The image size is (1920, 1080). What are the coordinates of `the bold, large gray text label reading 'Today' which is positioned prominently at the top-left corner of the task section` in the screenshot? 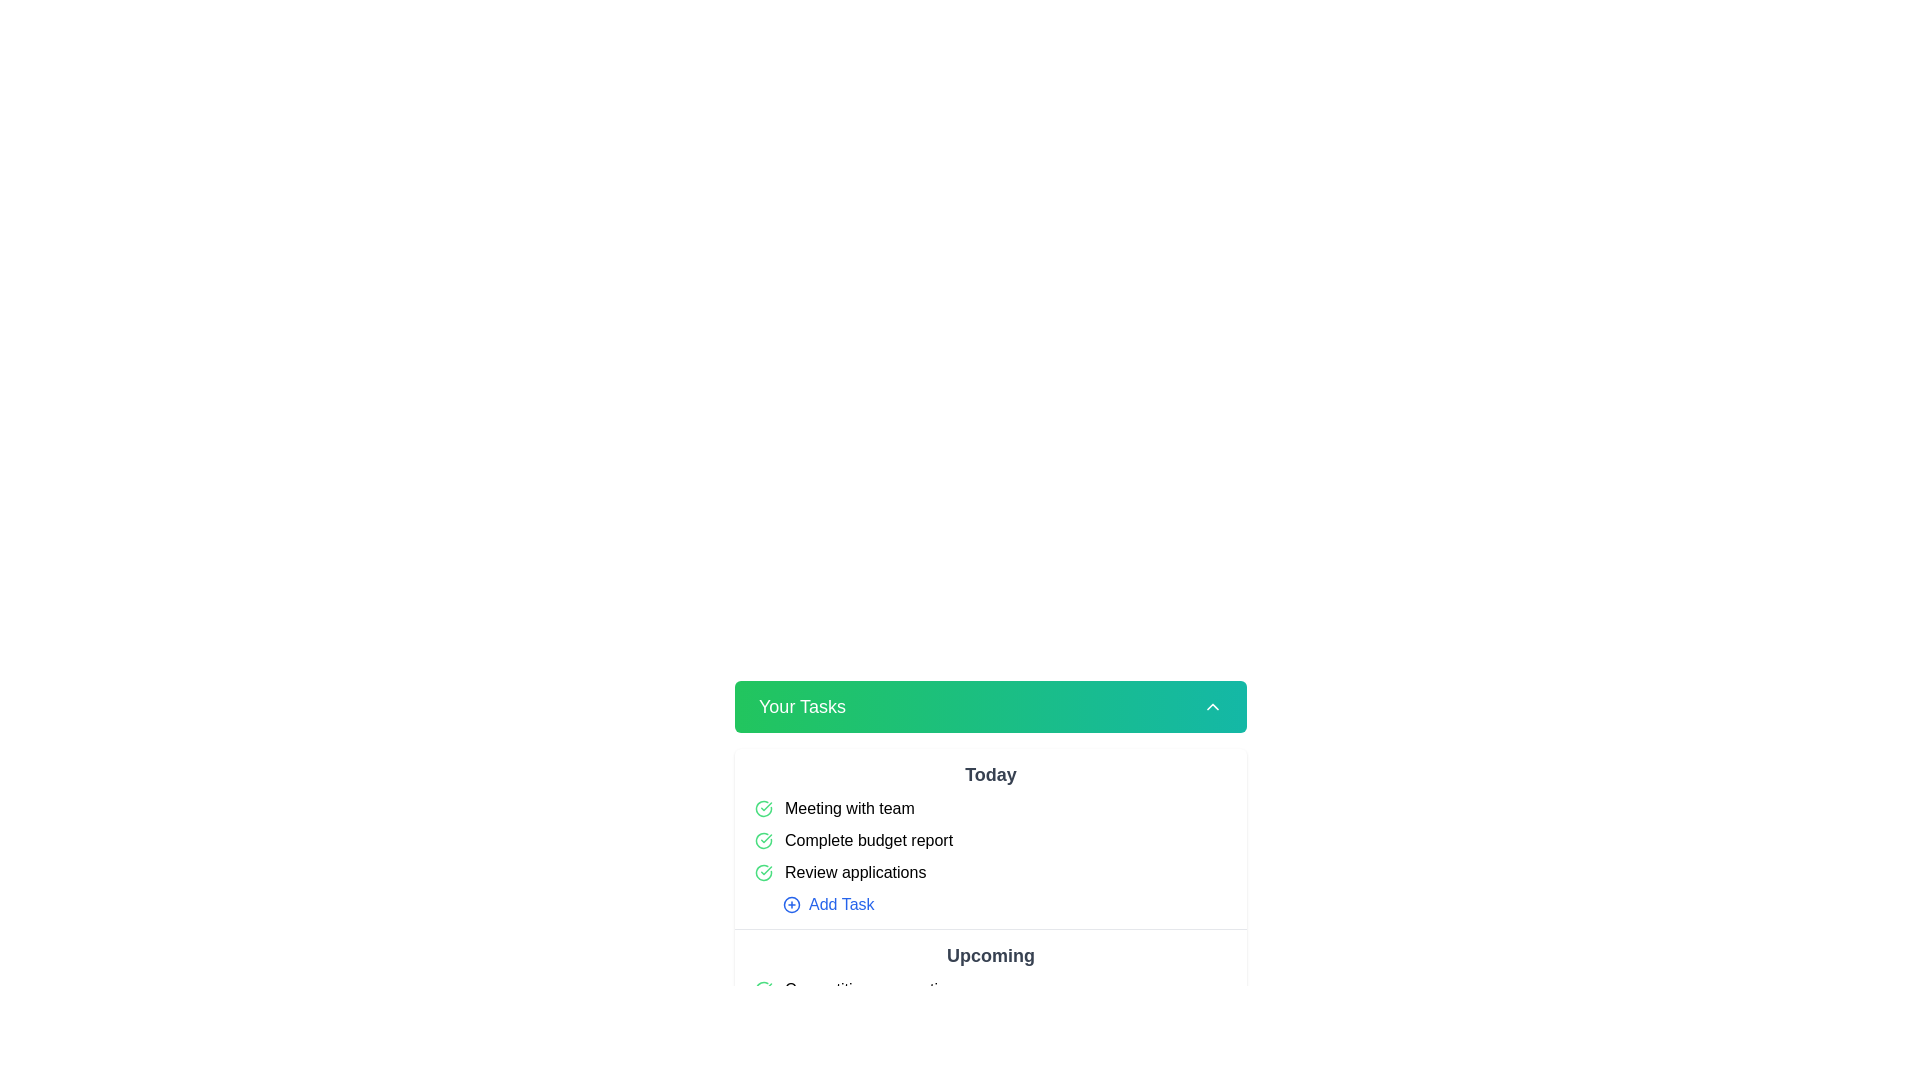 It's located at (990, 774).